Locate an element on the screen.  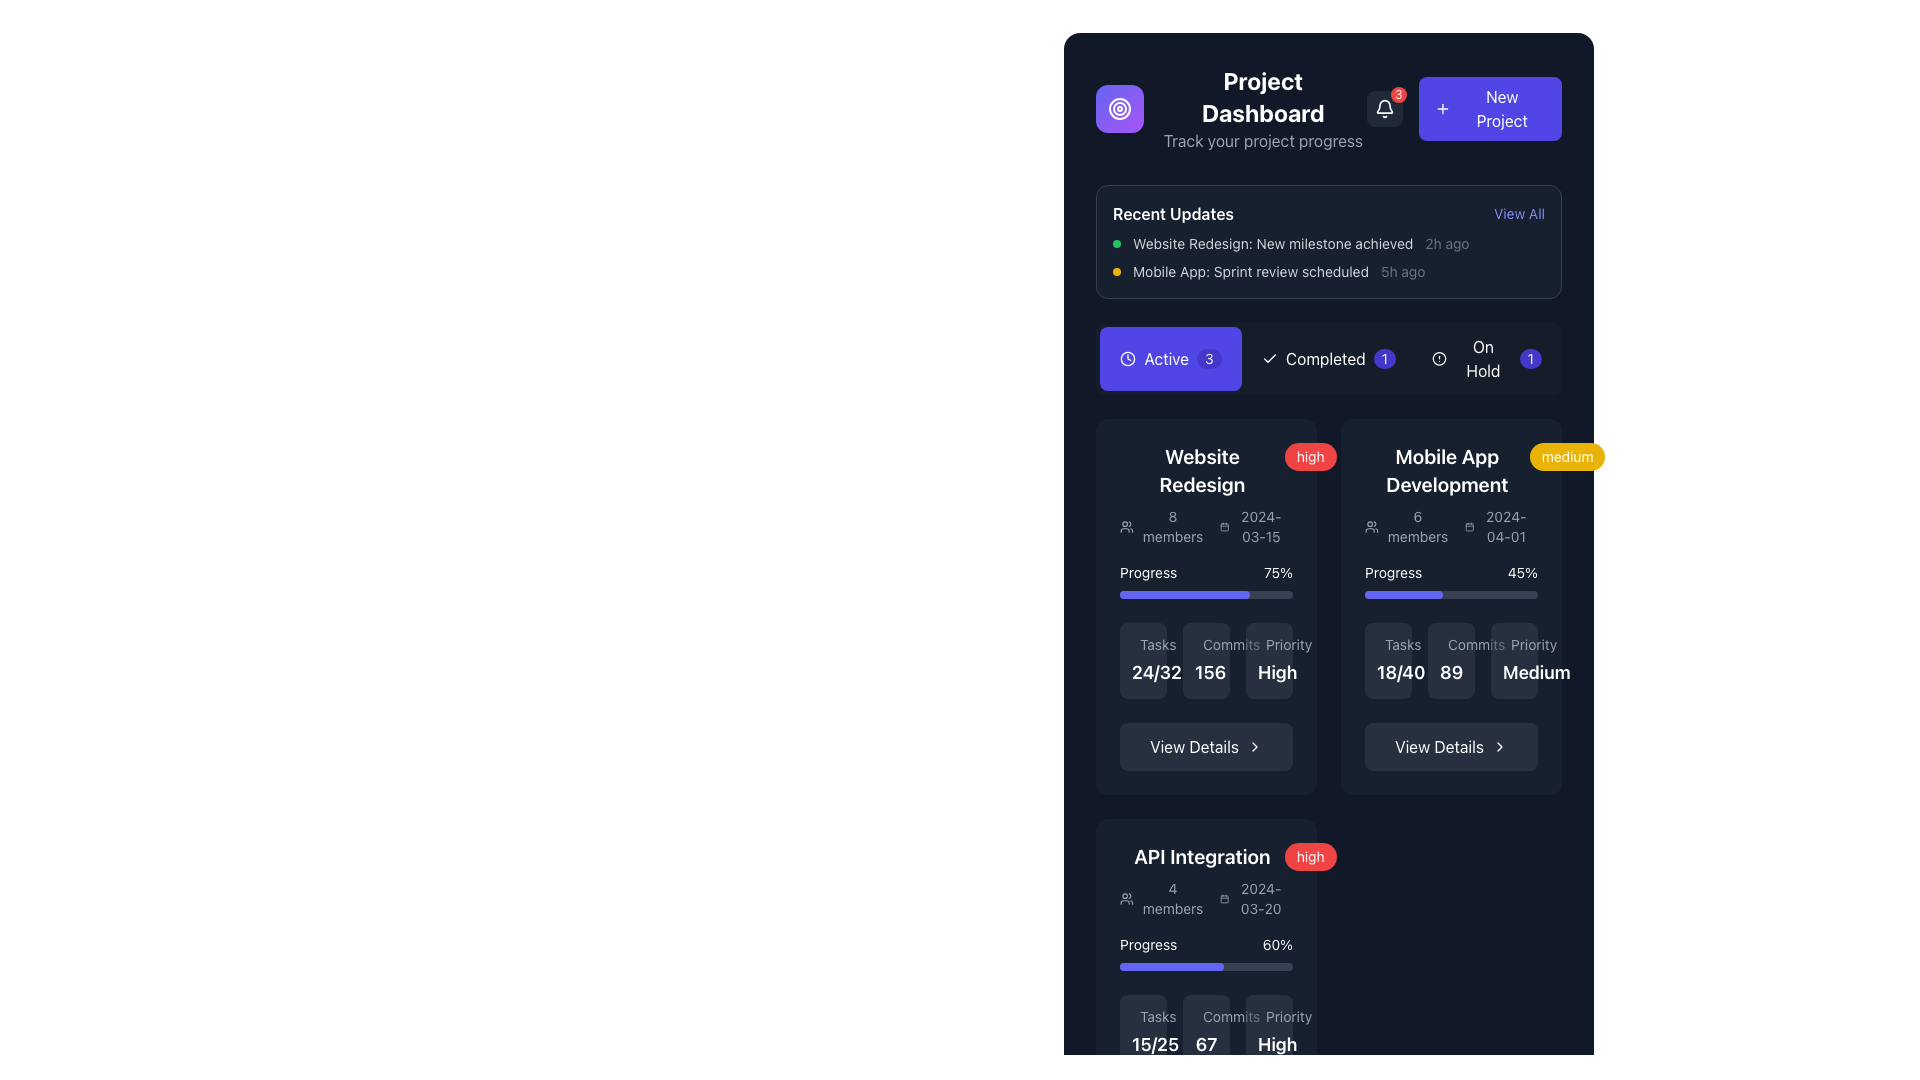
the 'On Hold' status filter button, which is the third button in a horizontal list located below the 'Recent Updates' section is located at coordinates (1487, 357).